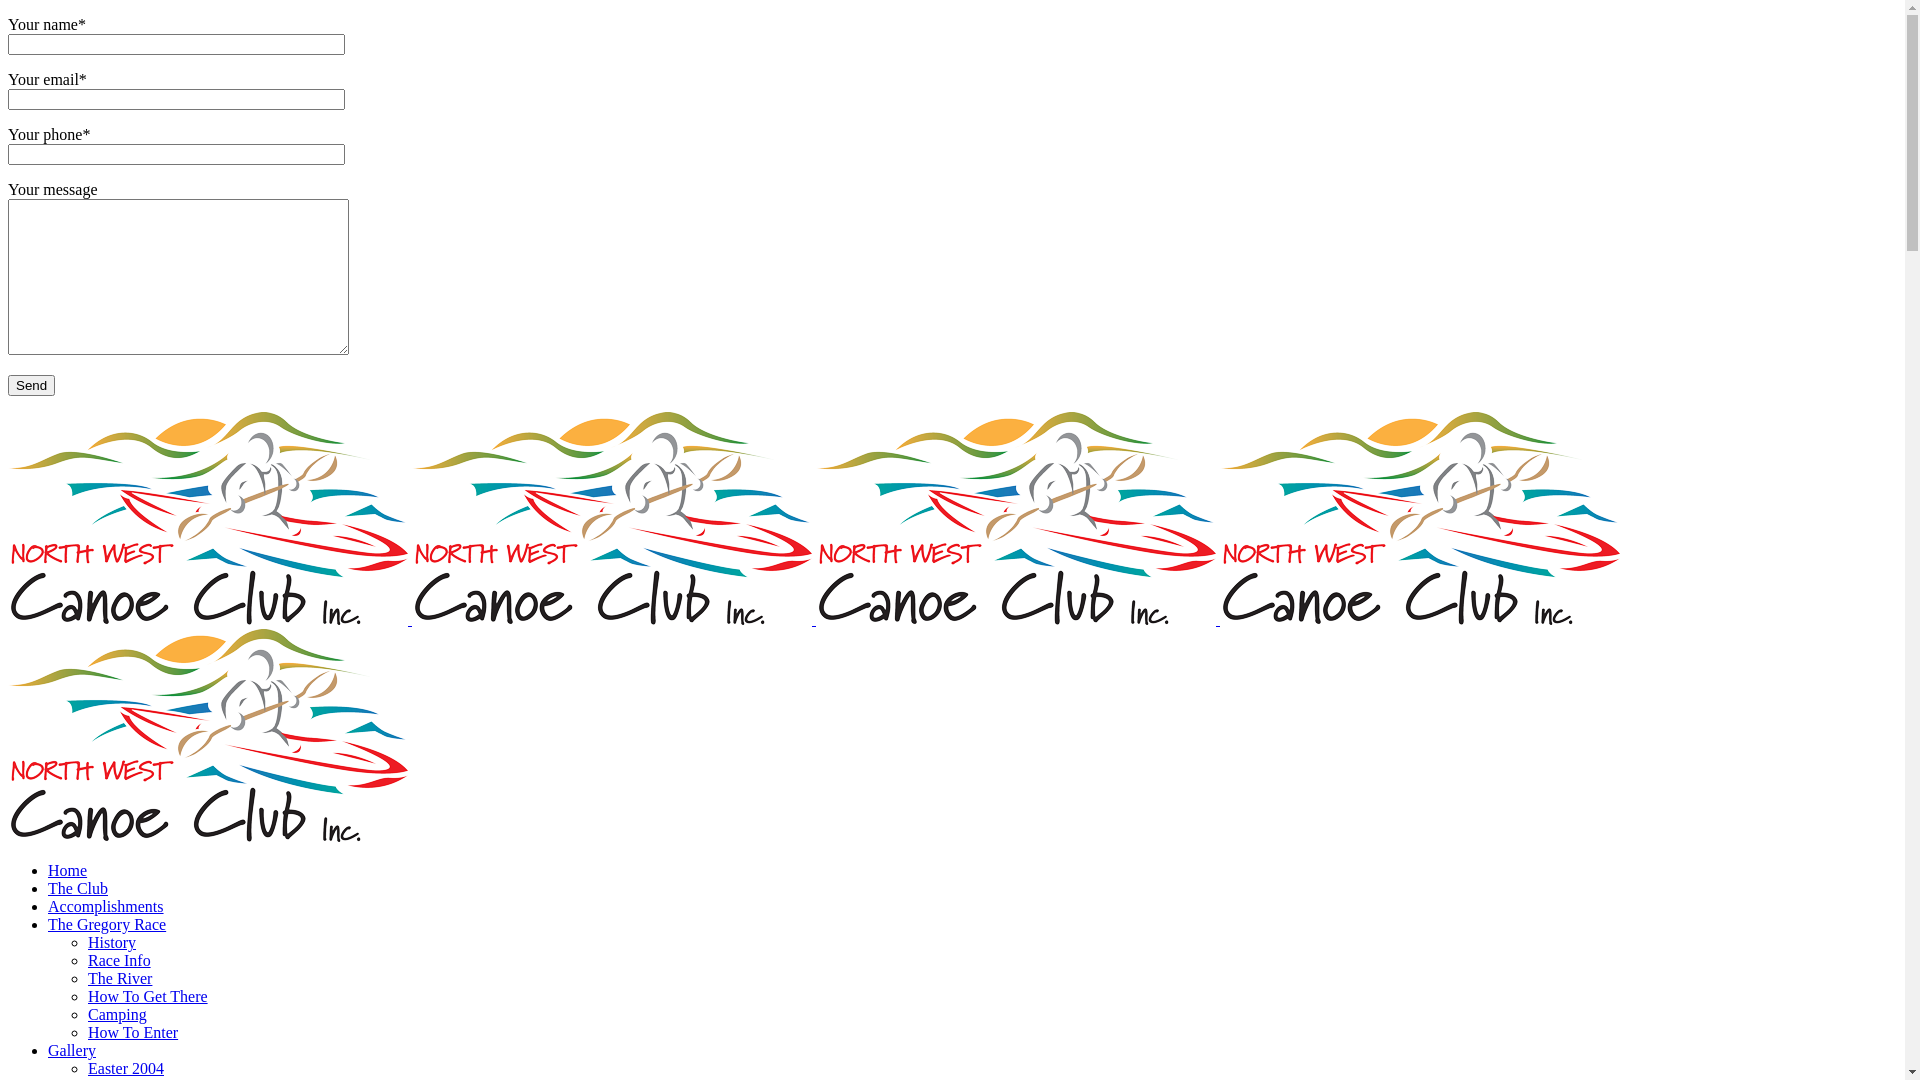 This screenshot has width=1920, height=1080. What do you see at coordinates (104, 906) in the screenshot?
I see `'Accomplishments'` at bounding box center [104, 906].